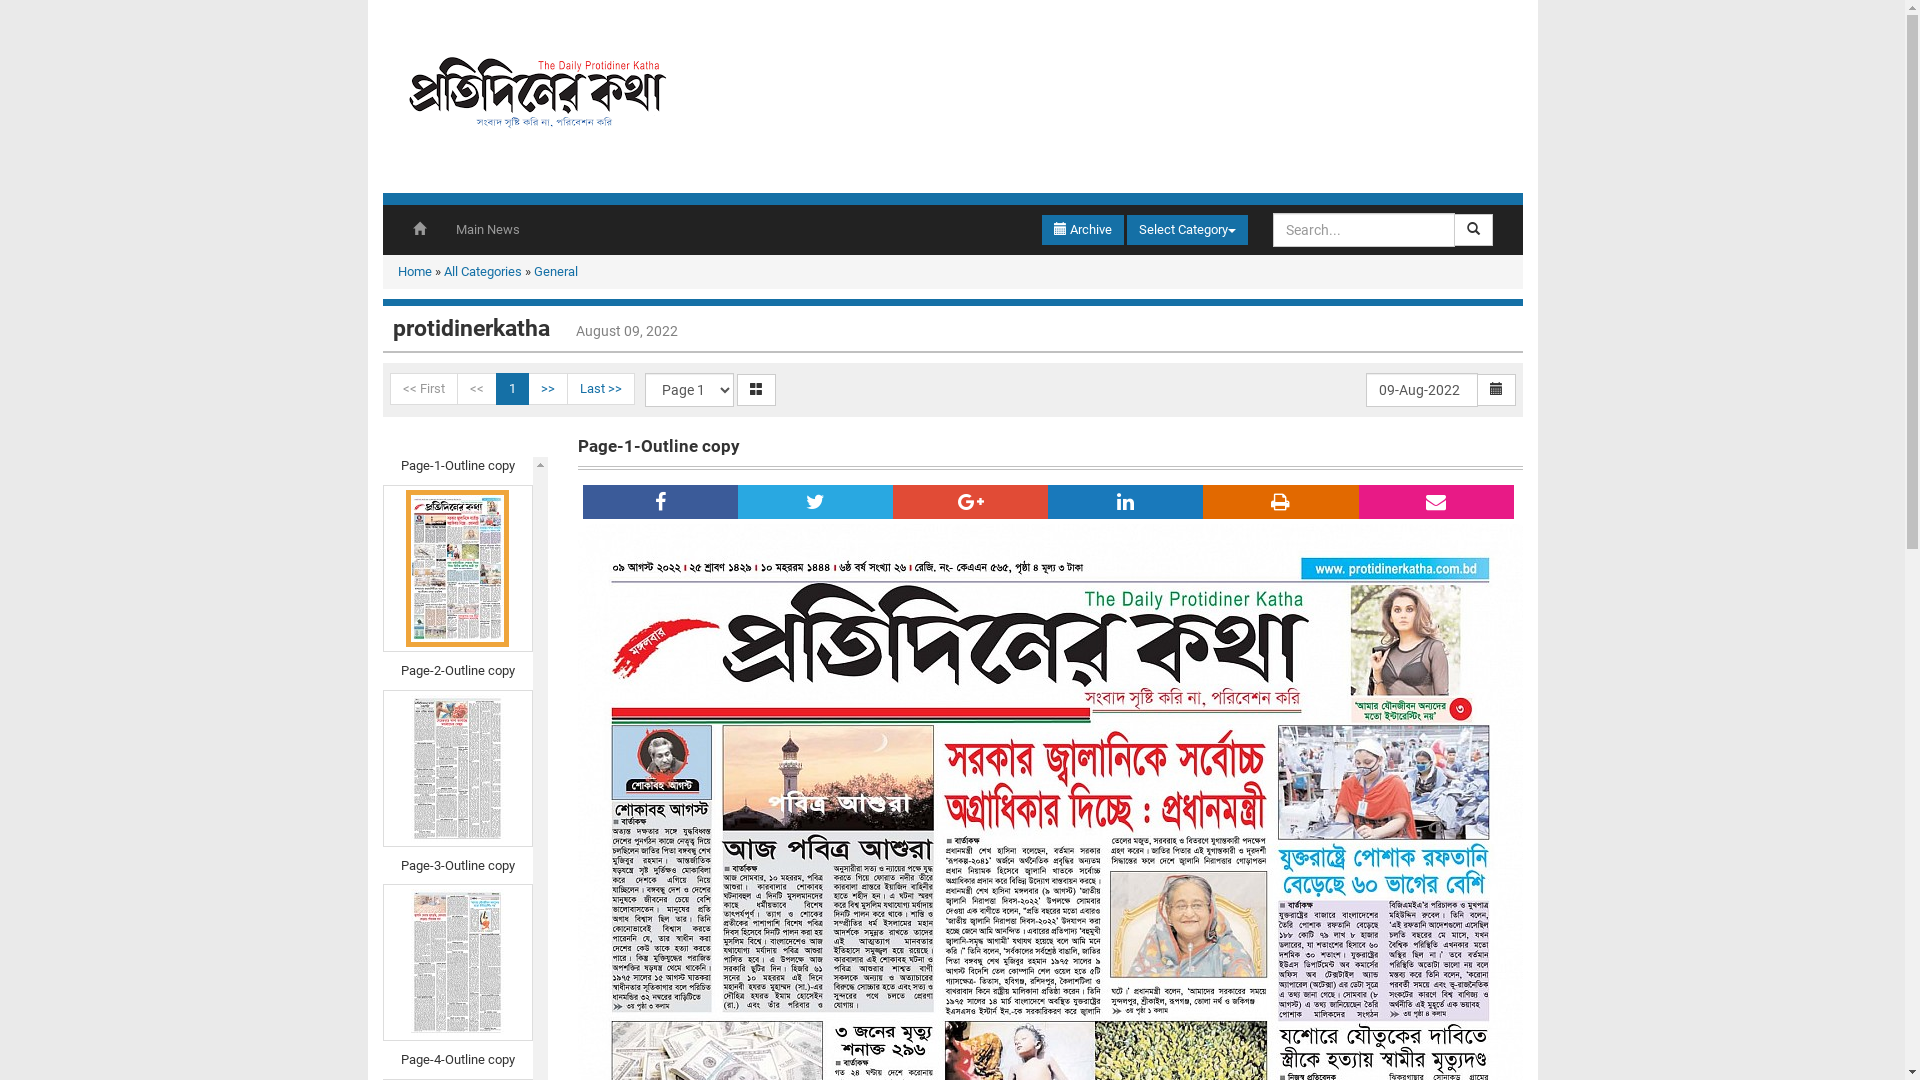 This screenshot has height=1080, width=1920. I want to click on 'Last >>', so click(599, 389).